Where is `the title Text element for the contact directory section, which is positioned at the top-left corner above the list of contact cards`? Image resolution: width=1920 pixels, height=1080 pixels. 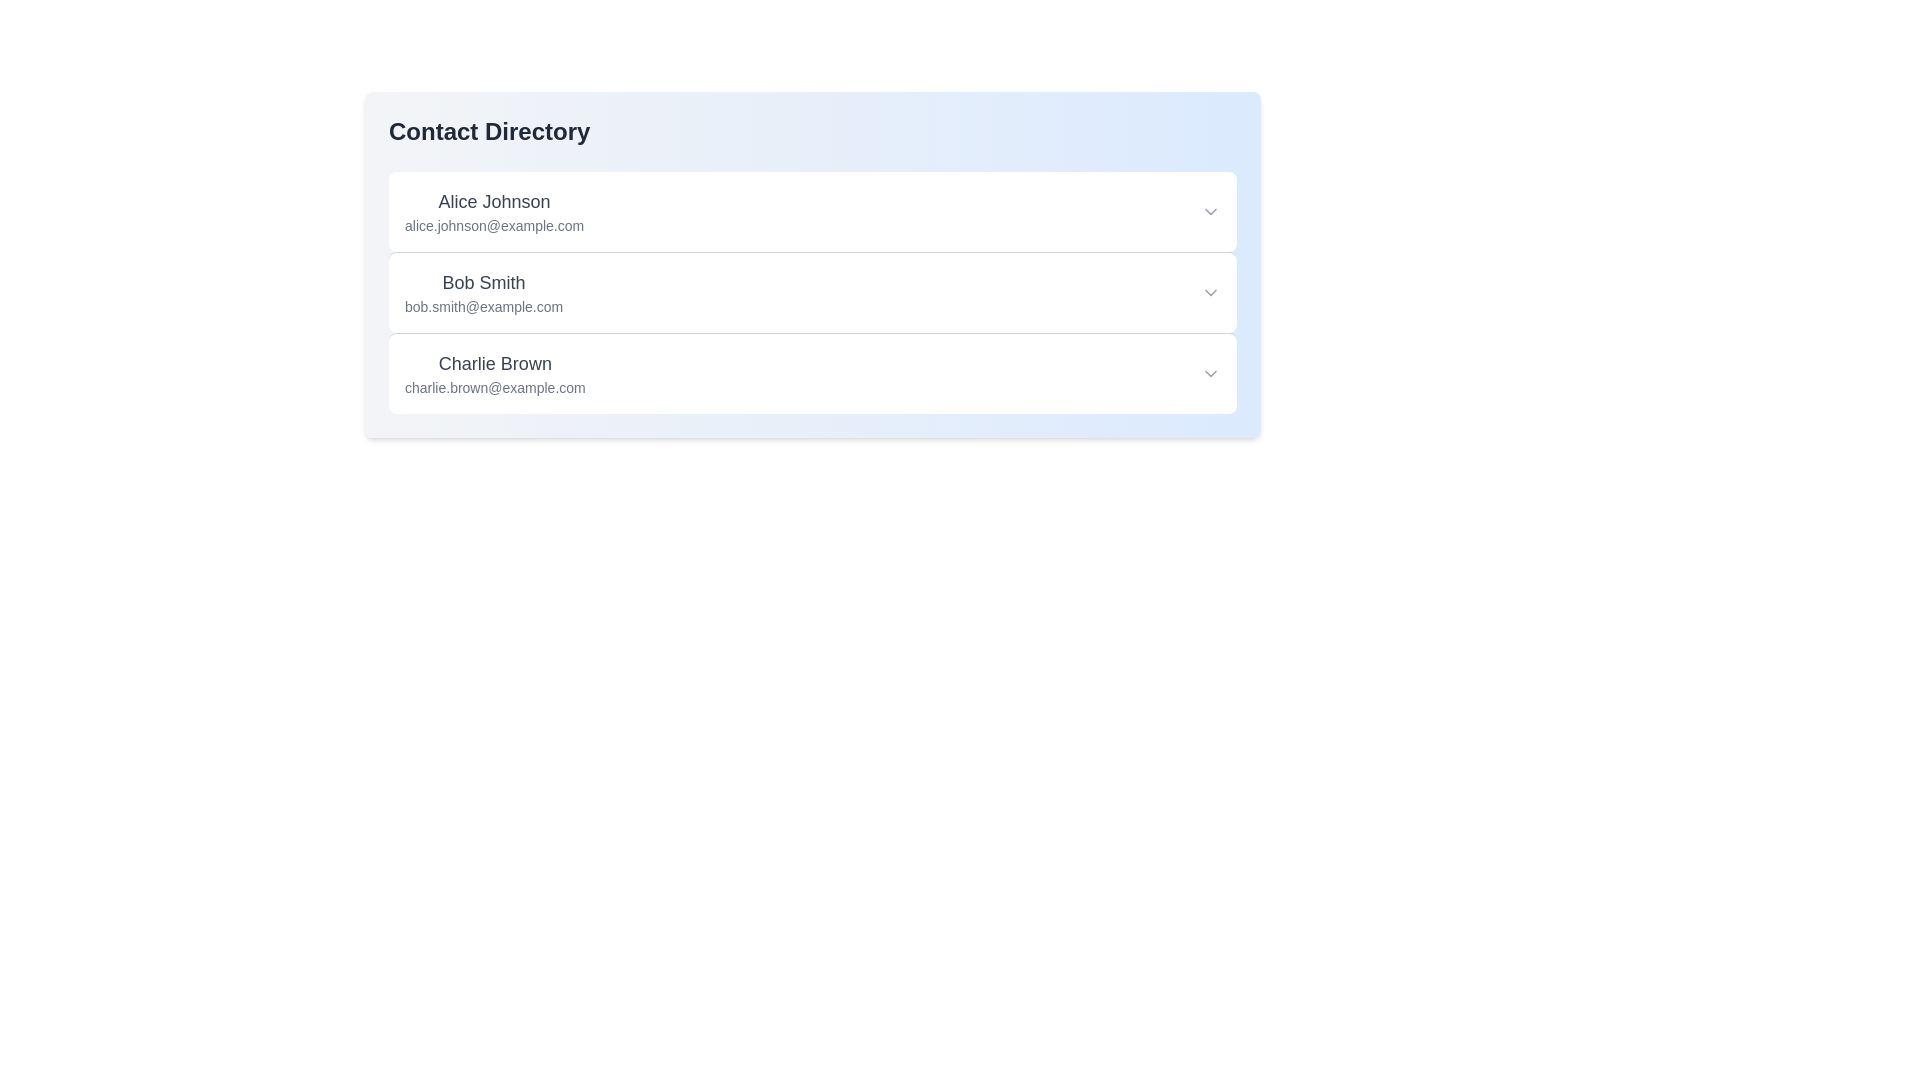
the title Text element for the contact directory section, which is positioned at the top-left corner above the list of contact cards is located at coordinates (489, 131).